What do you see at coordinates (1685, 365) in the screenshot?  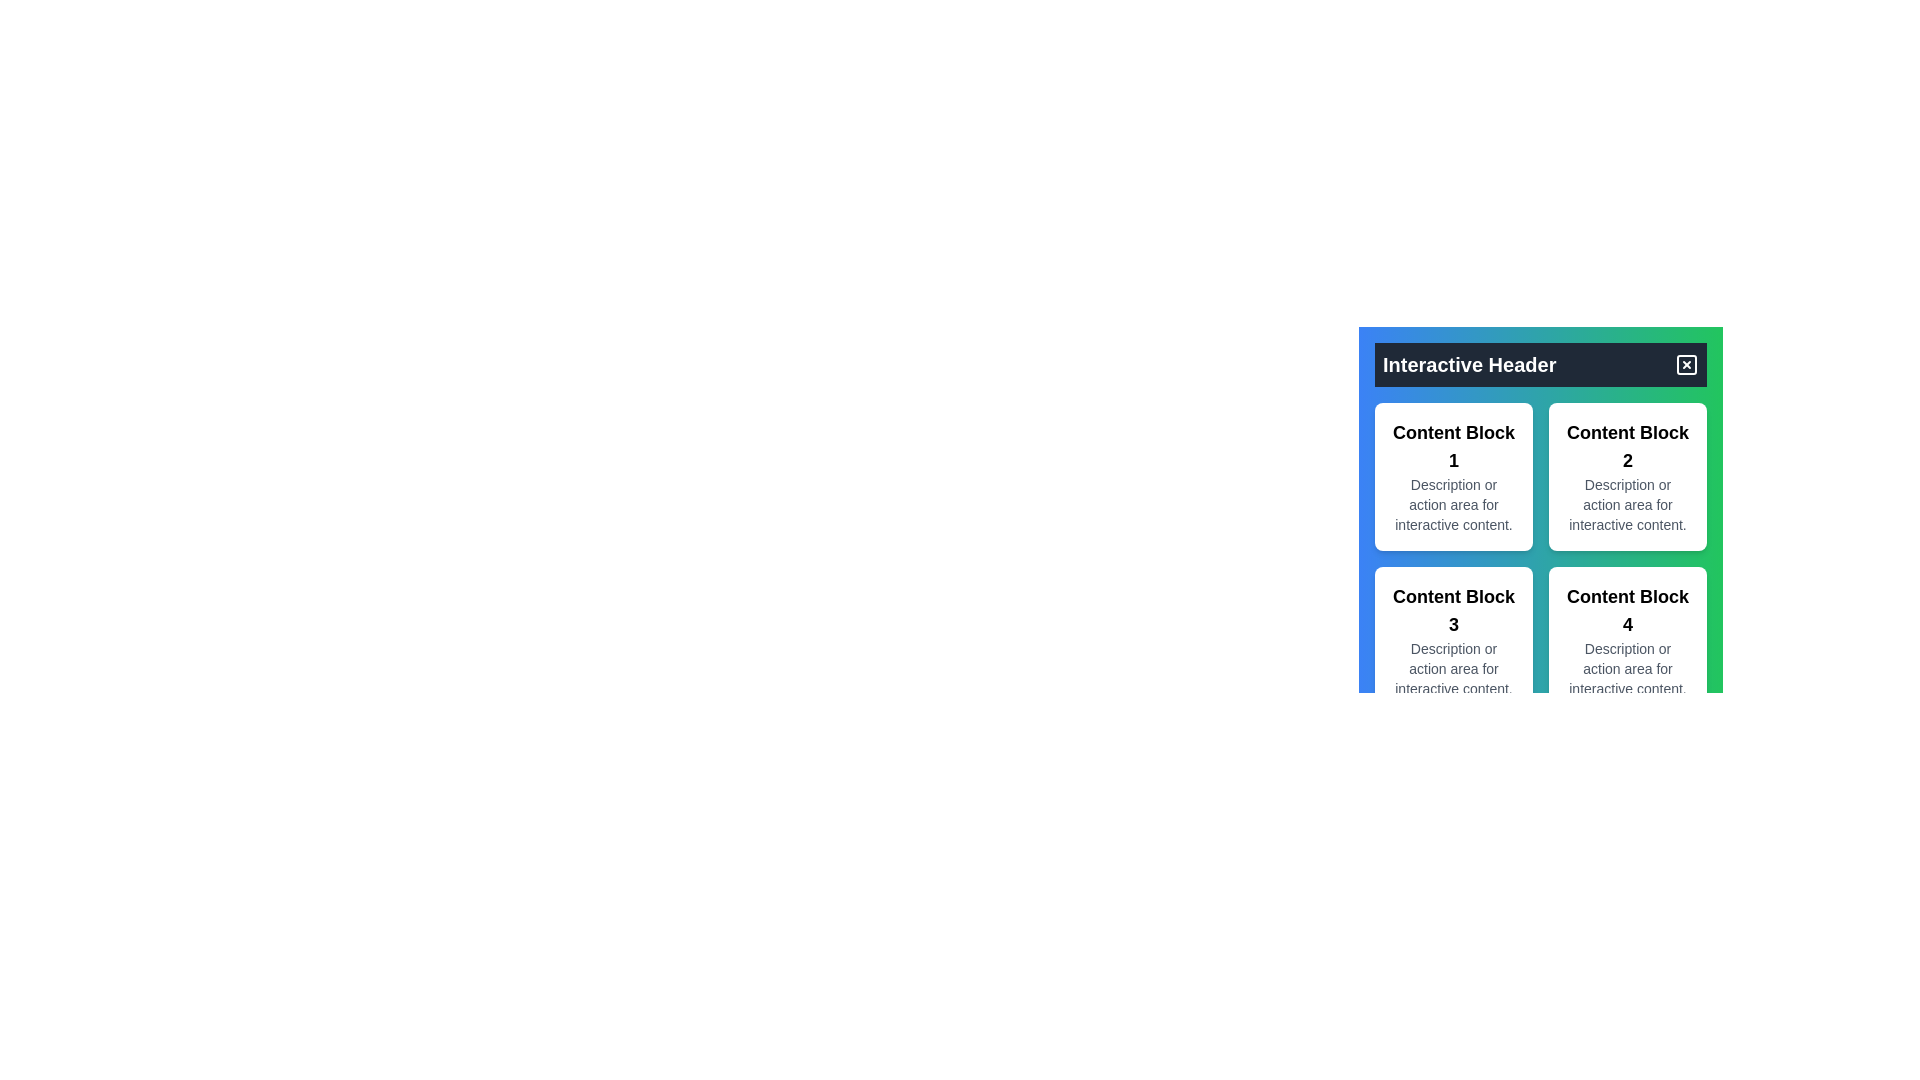 I see `the 'X' shaped close button icon located at the top-right corner of the 'Interactive Header'` at bounding box center [1685, 365].